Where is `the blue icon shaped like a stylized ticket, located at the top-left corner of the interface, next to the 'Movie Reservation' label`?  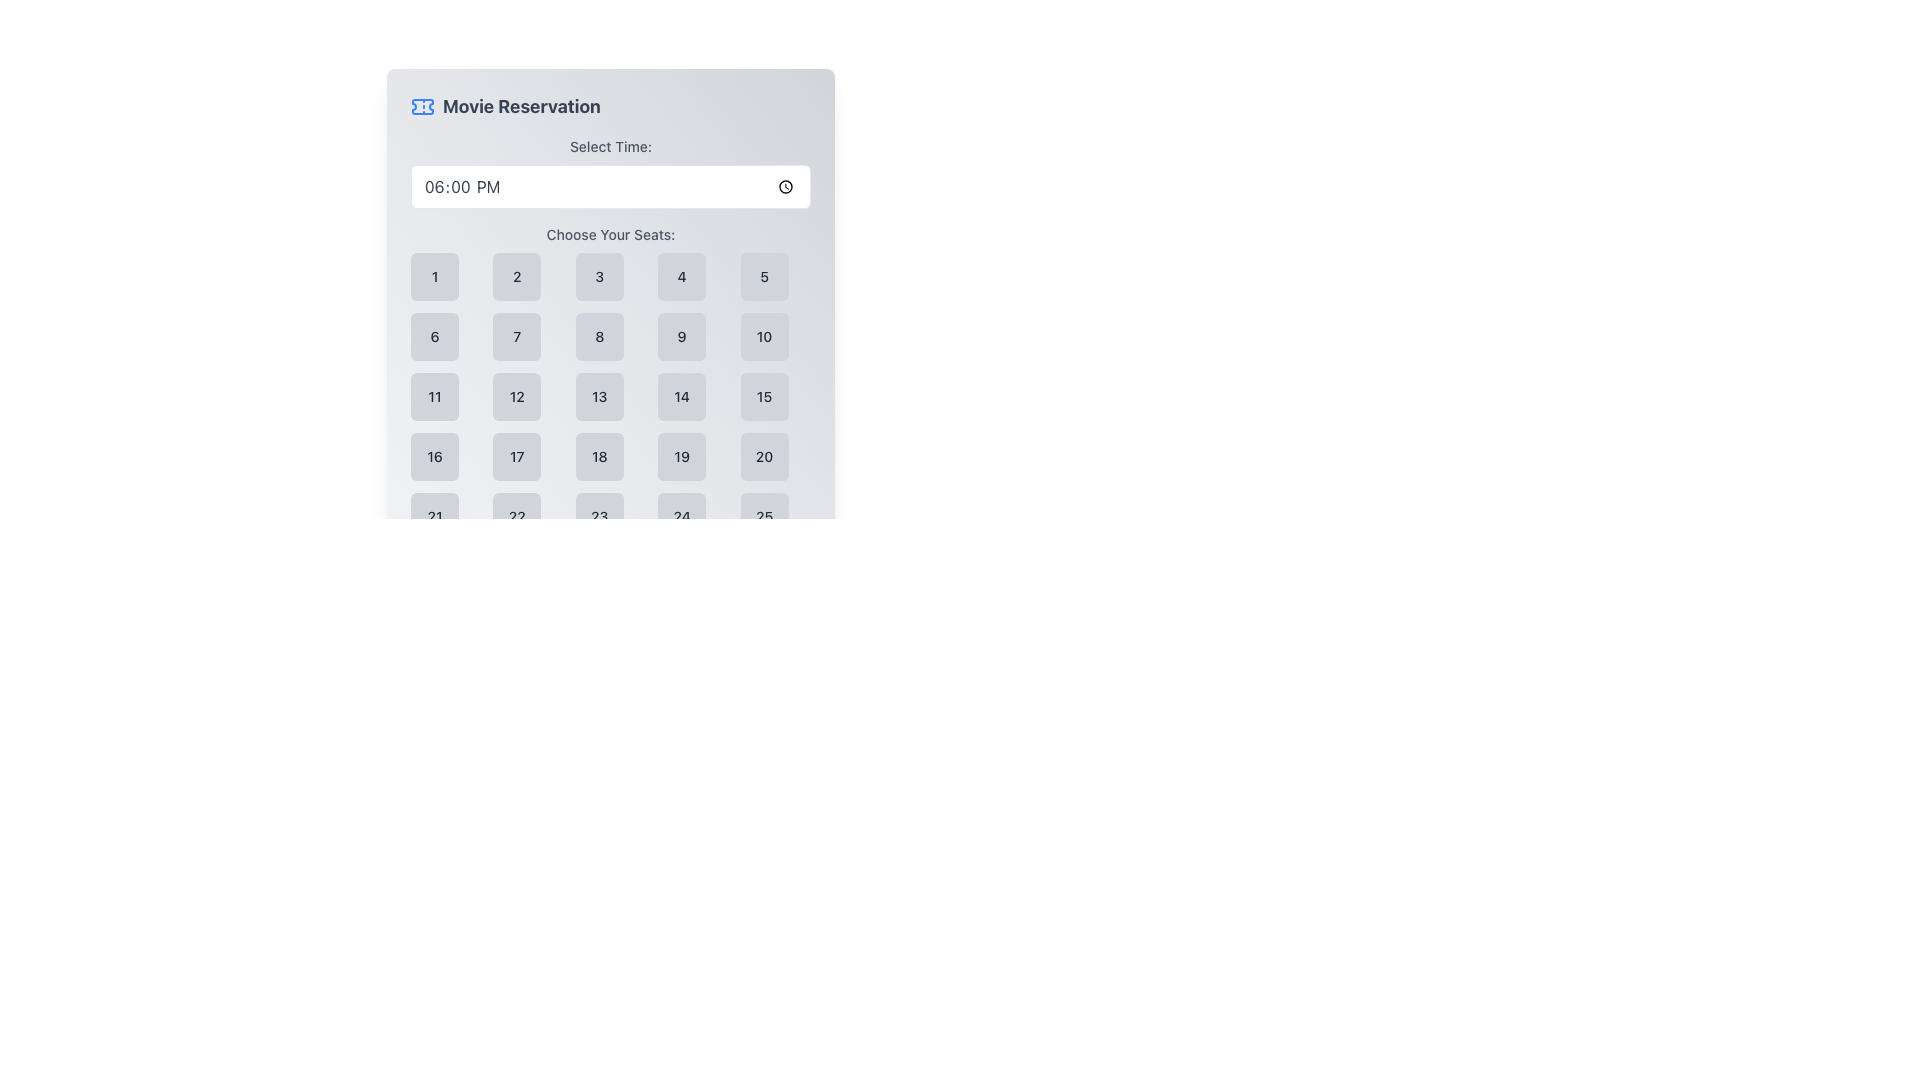
the blue icon shaped like a stylized ticket, located at the top-left corner of the interface, next to the 'Movie Reservation' label is located at coordinates (421, 107).